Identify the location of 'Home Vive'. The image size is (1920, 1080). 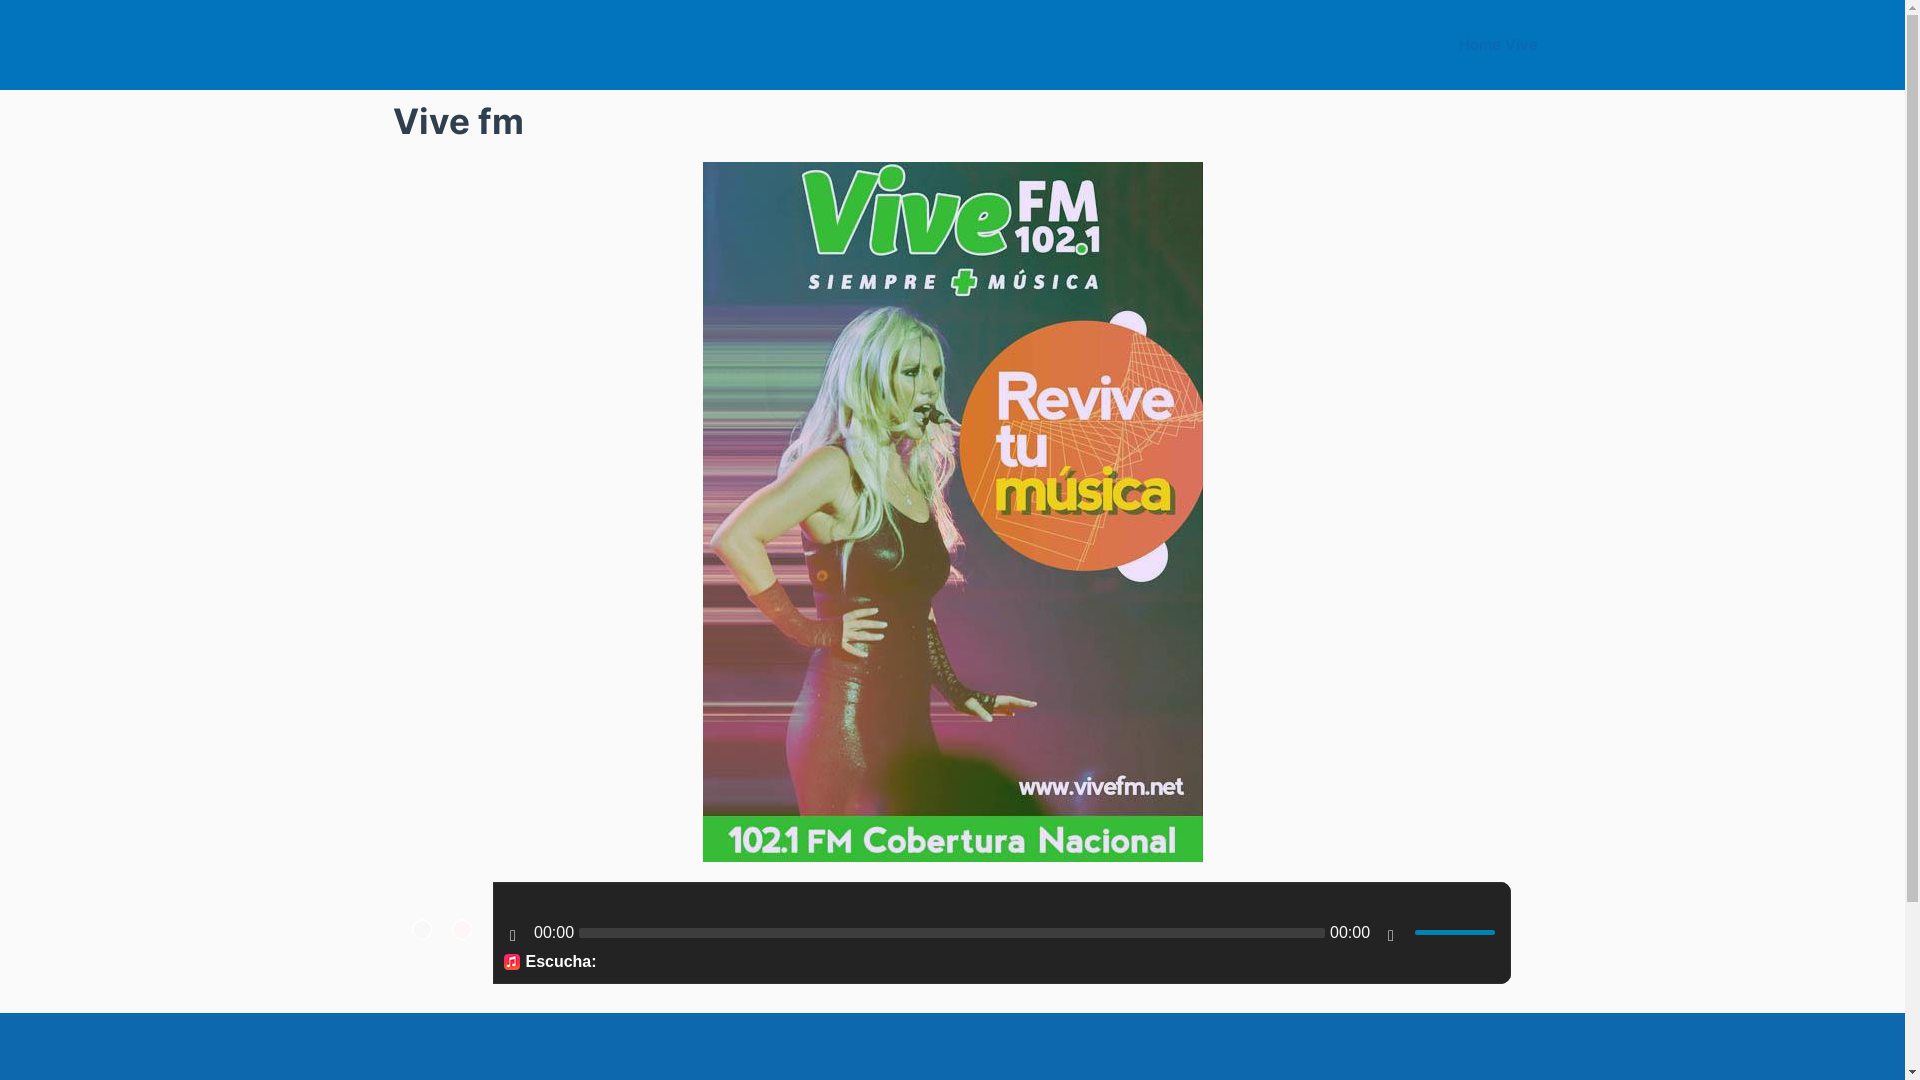
(1498, 45).